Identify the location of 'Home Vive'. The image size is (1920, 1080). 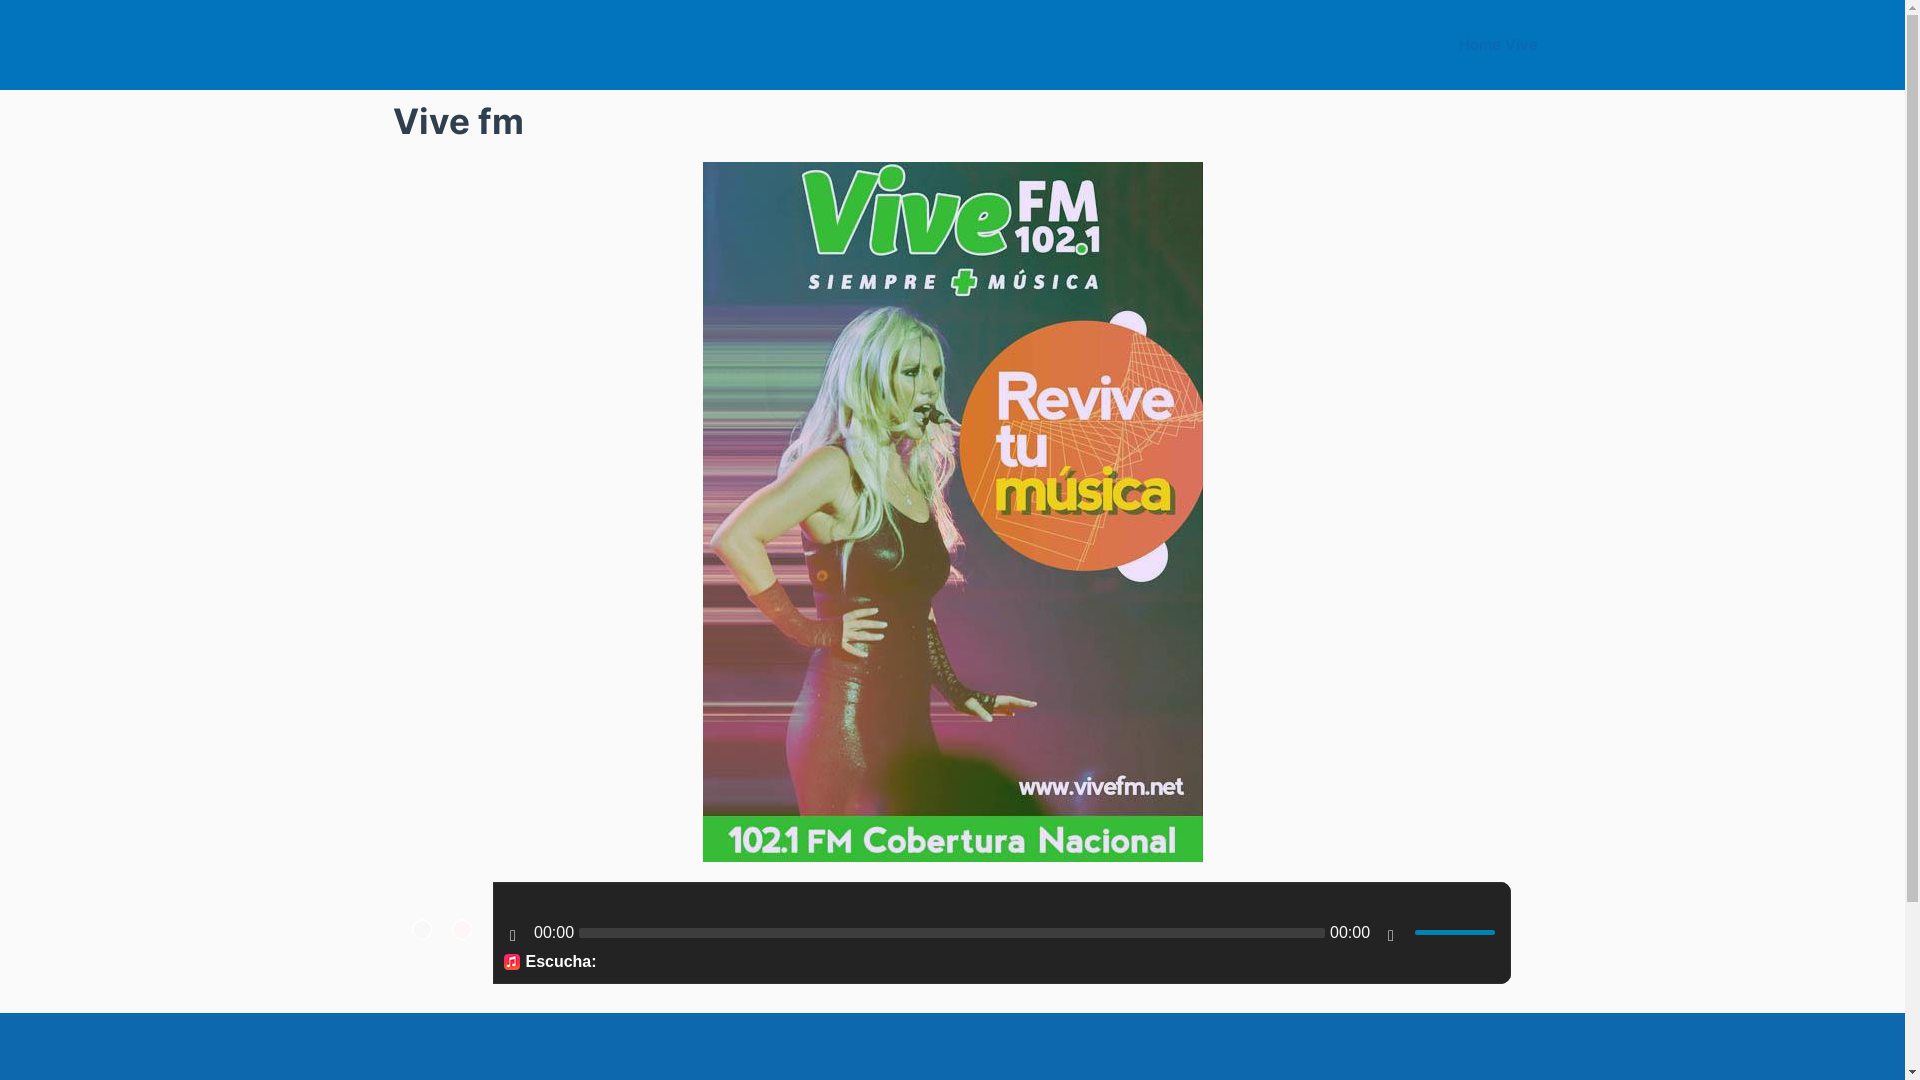
(1498, 45).